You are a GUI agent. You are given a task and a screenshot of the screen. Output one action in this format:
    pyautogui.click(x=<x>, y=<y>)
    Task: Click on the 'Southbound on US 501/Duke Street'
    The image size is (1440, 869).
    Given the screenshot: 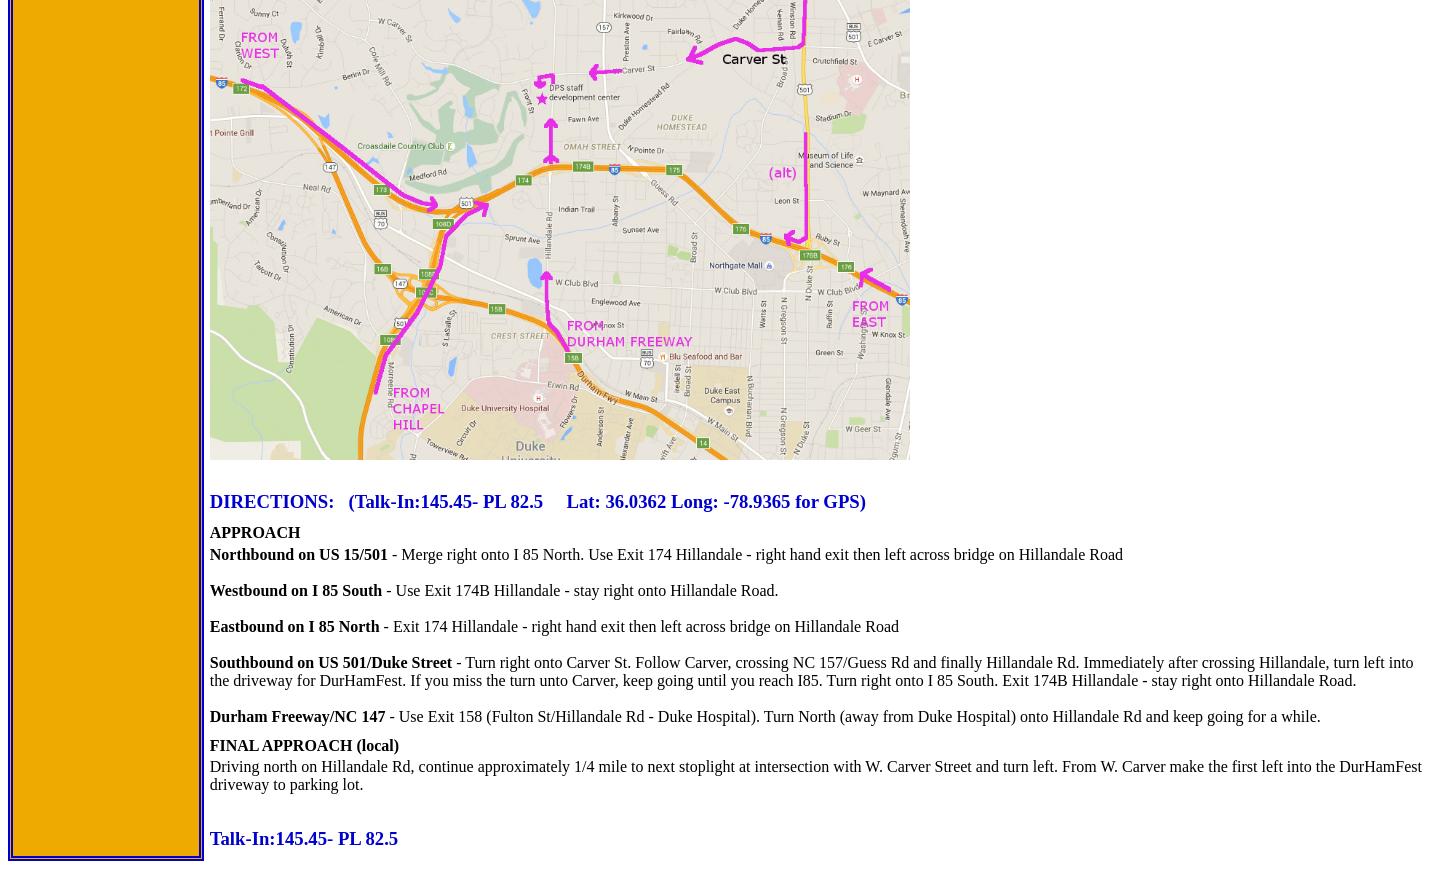 What is the action you would take?
    pyautogui.click(x=330, y=661)
    